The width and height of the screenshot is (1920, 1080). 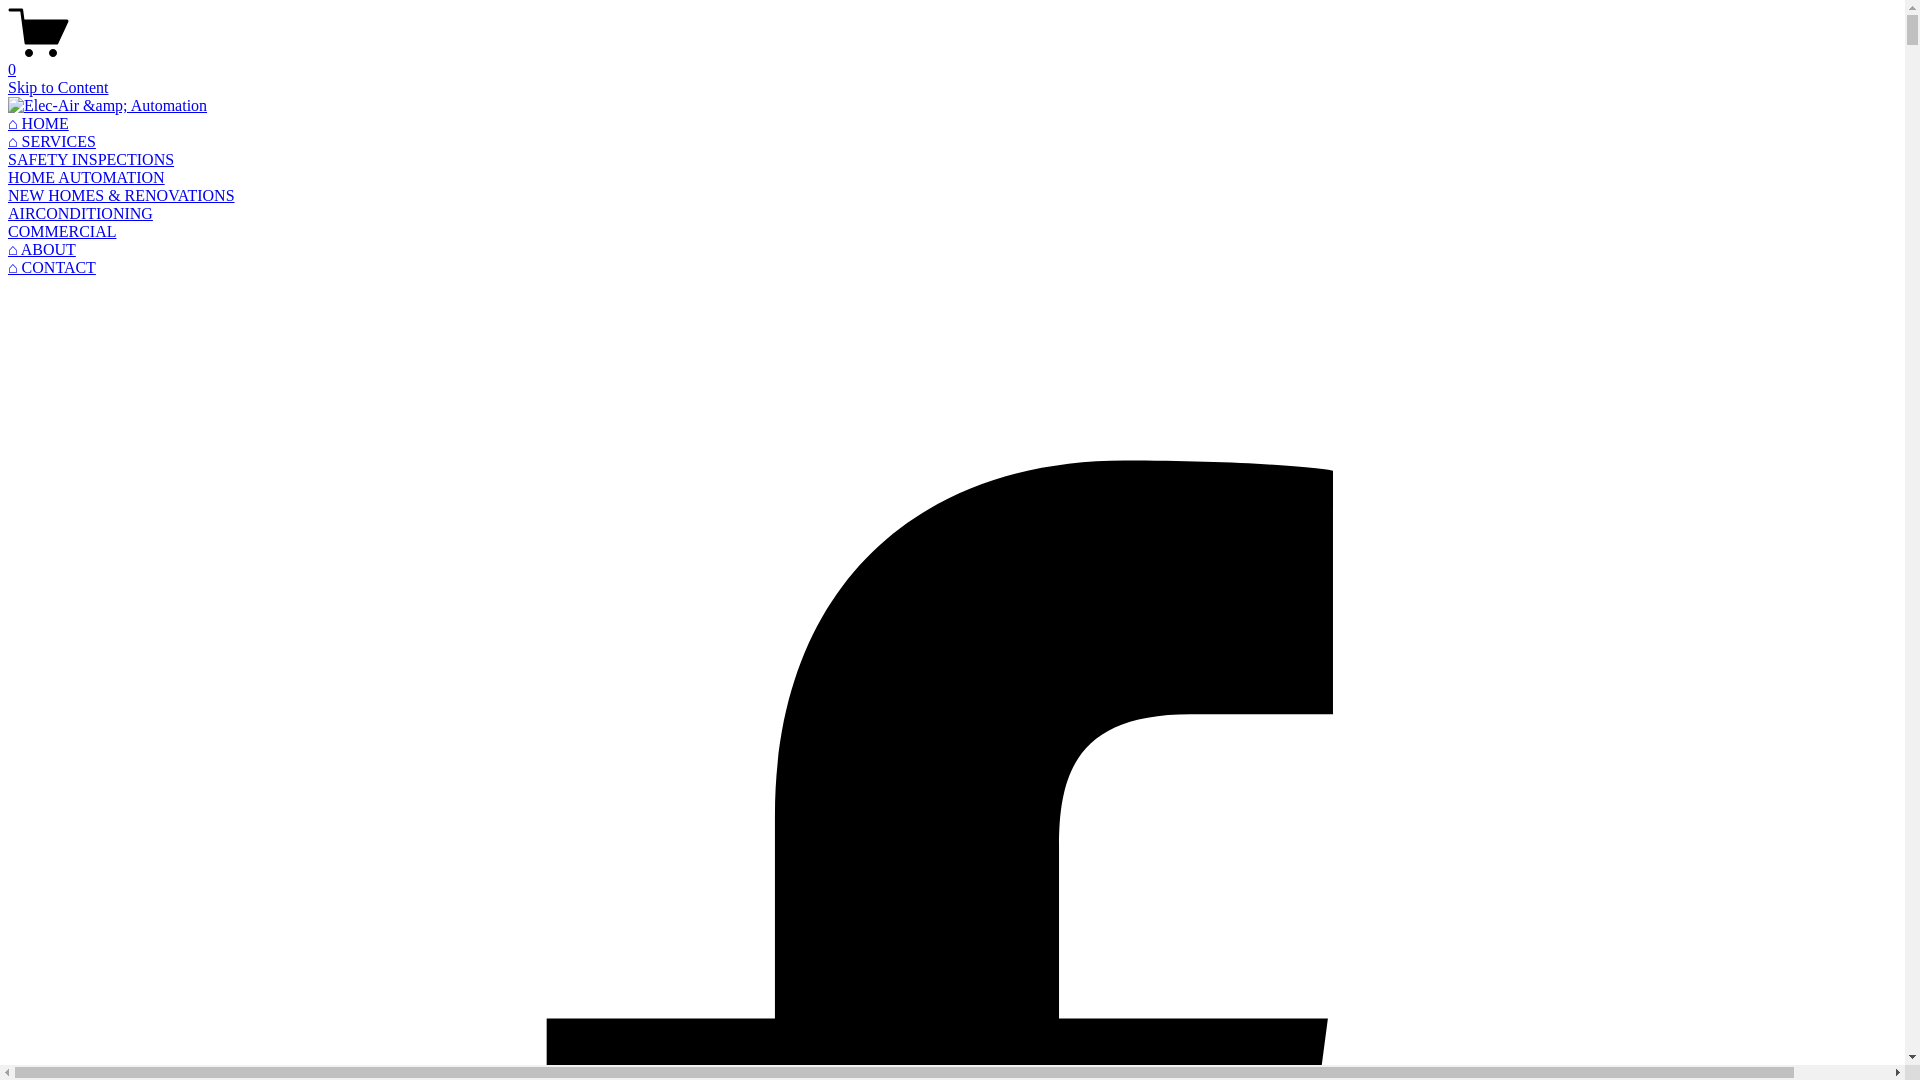 What do you see at coordinates (90, 158) in the screenshot?
I see `'SAFETY INSPECTIONS'` at bounding box center [90, 158].